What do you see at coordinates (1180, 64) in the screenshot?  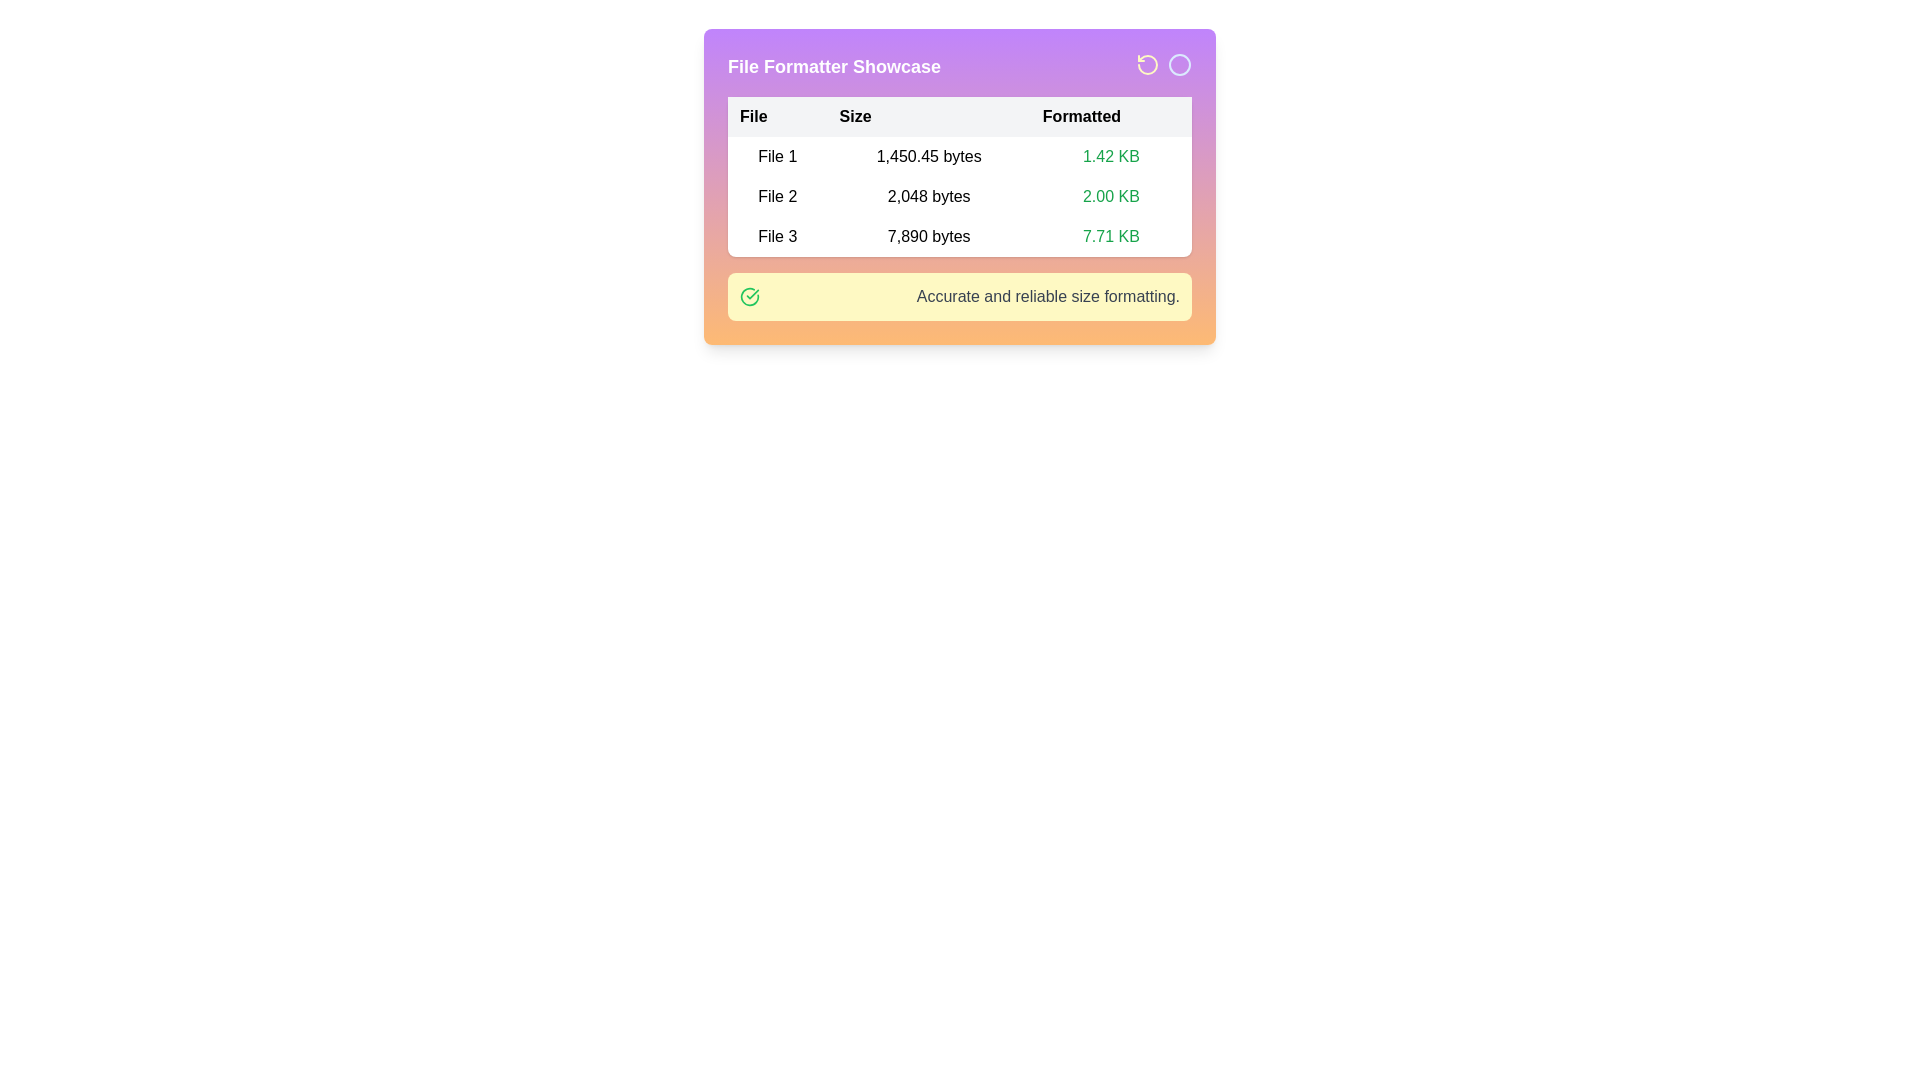 I see `the circular button located at the top-right corner of the interface, next to the counter-clockwise arrow icon` at bounding box center [1180, 64].